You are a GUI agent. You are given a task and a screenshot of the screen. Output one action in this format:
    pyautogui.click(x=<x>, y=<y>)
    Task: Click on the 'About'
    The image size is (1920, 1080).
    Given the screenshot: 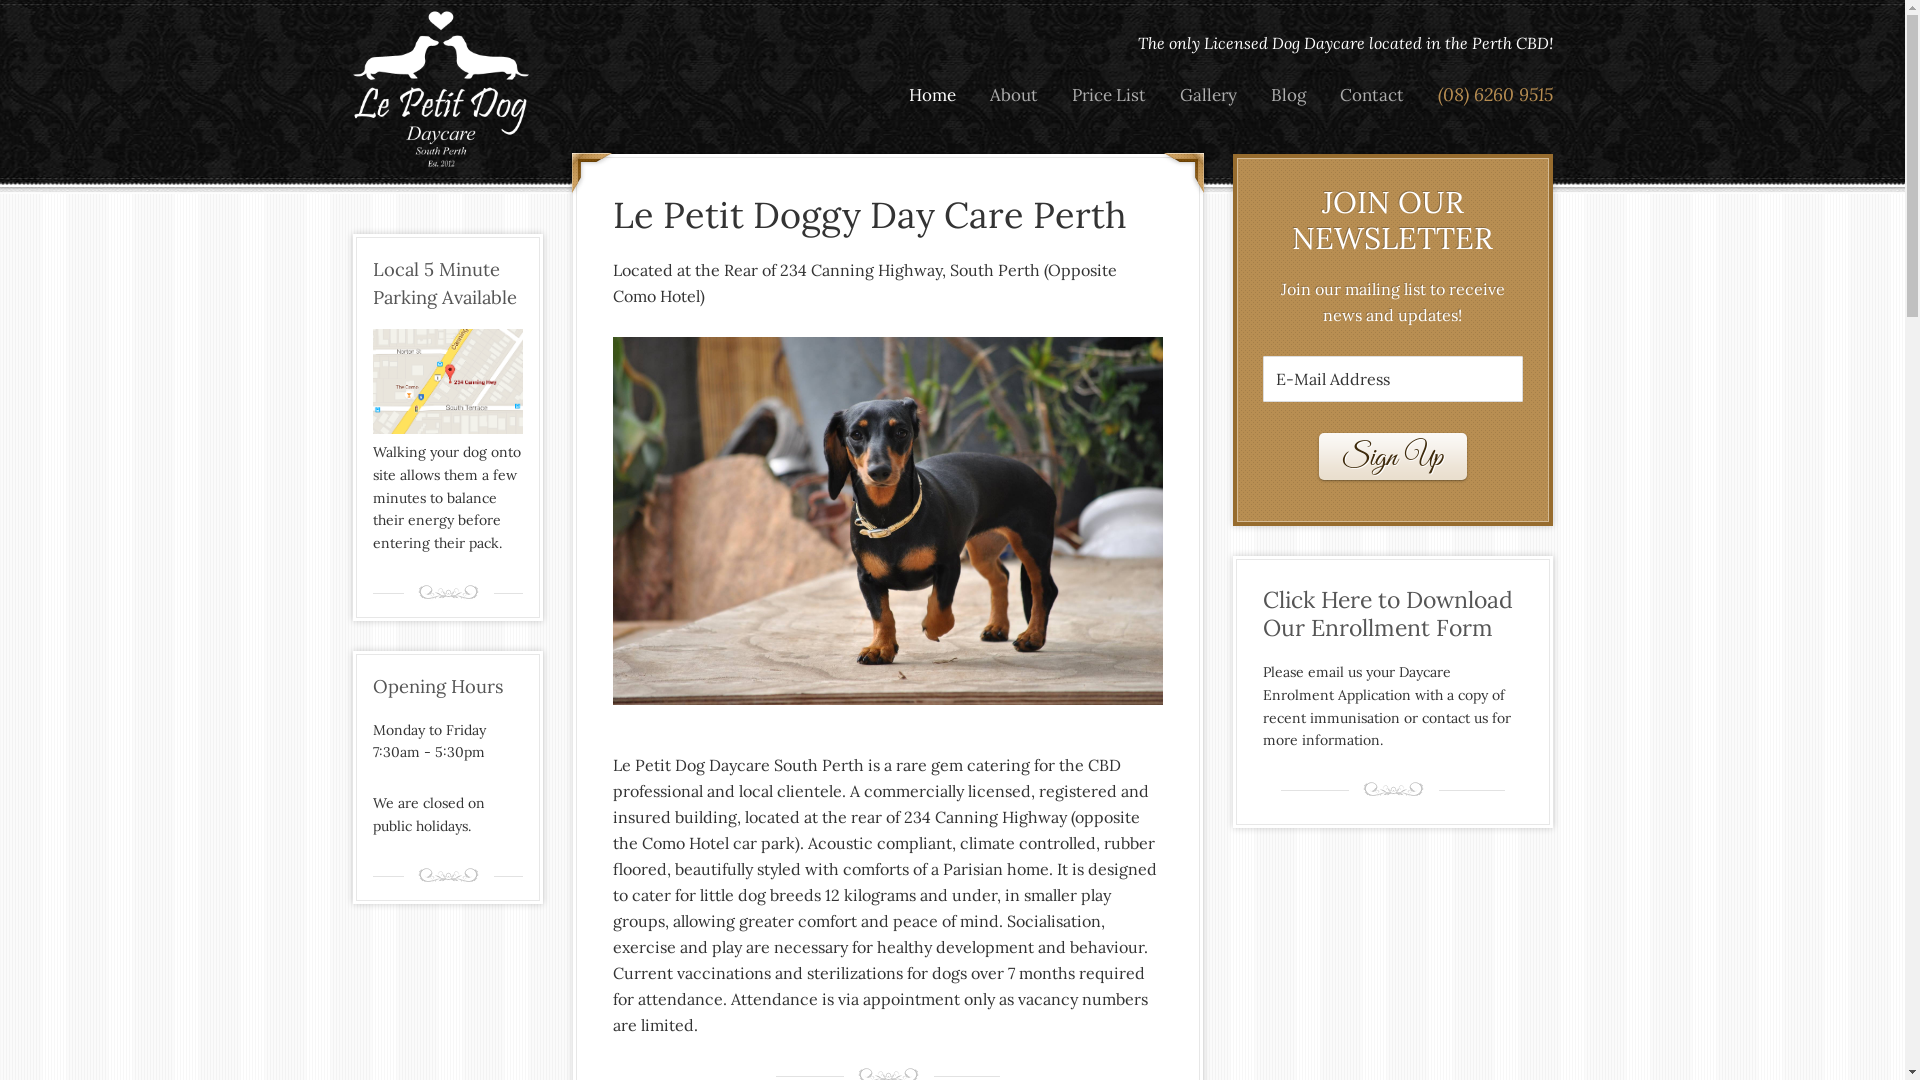 What is the action you would take?
    pyautogui.click(x=1012, y=95)
    